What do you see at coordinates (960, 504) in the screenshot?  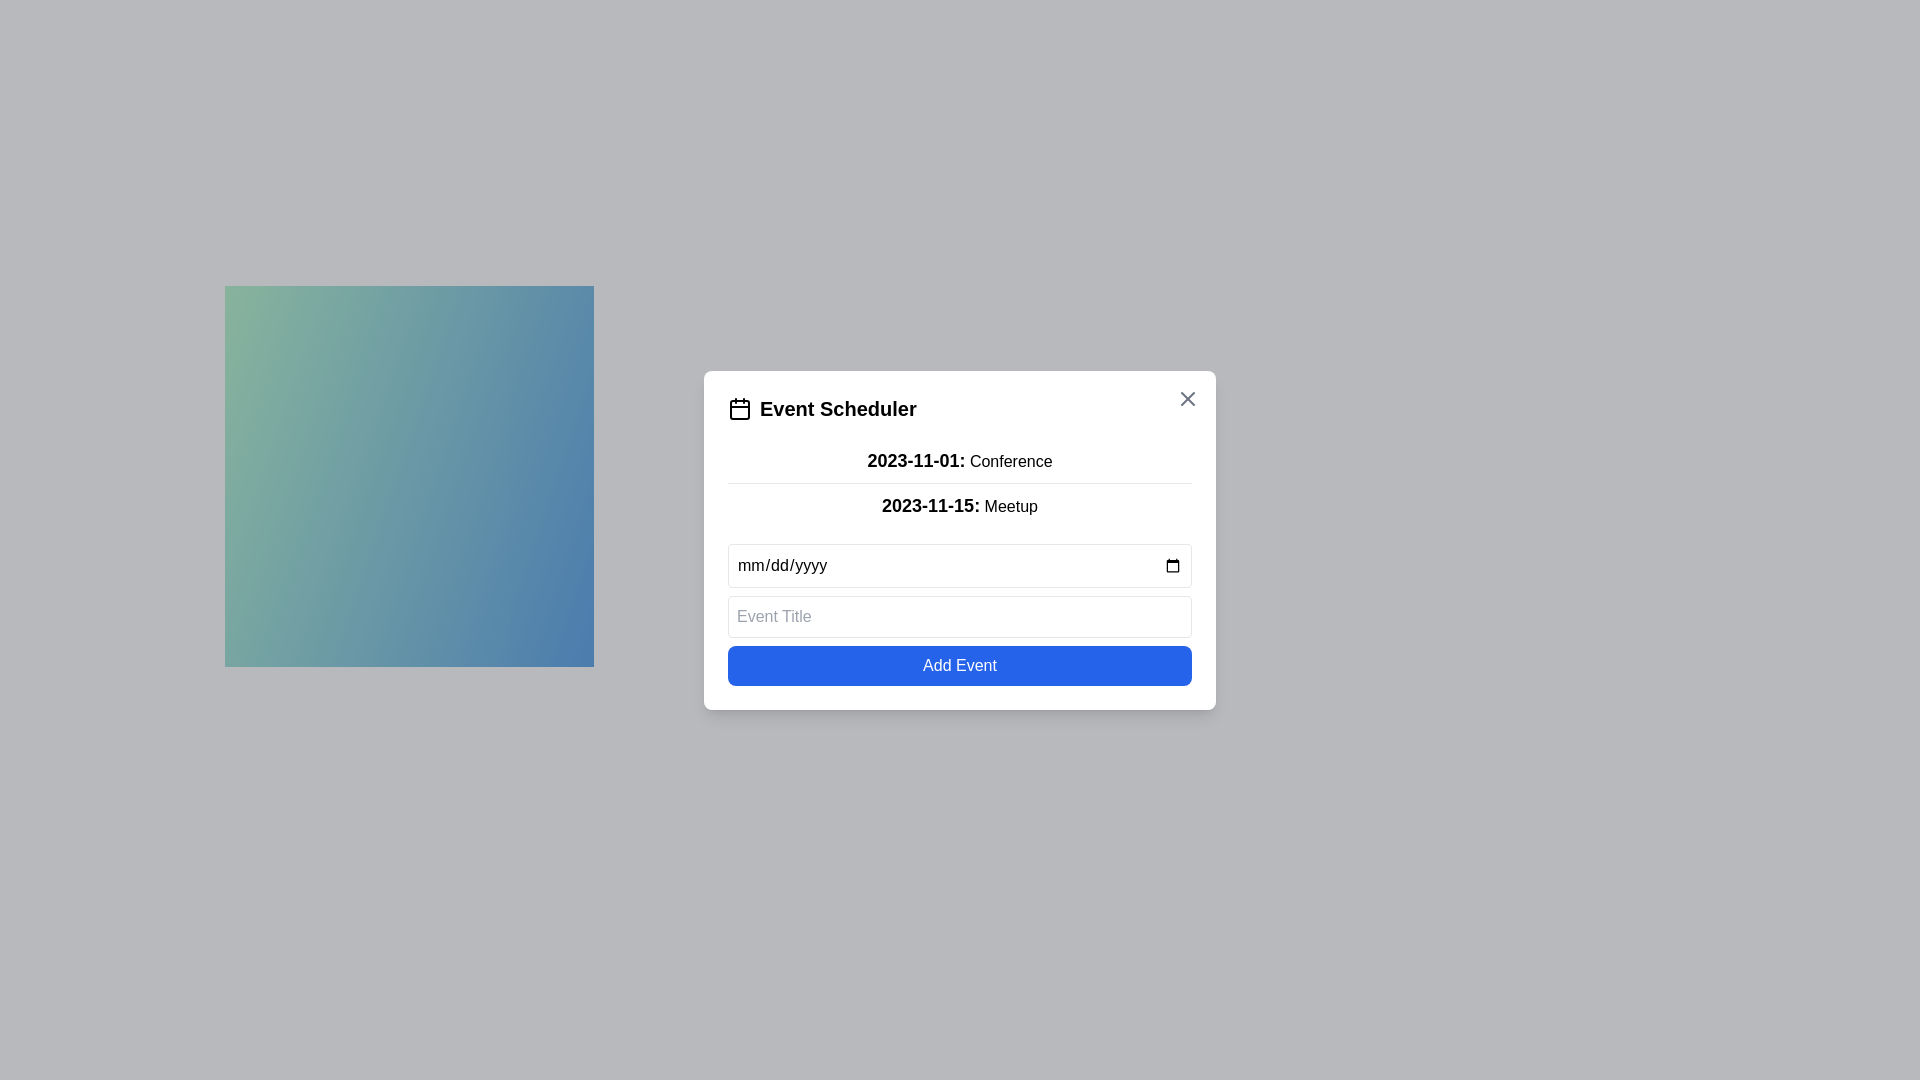 I see `the text label displaying '2023-11-15: Meetup' in the event list under 'Event Scheduler'` at bounding box center [960, 504].